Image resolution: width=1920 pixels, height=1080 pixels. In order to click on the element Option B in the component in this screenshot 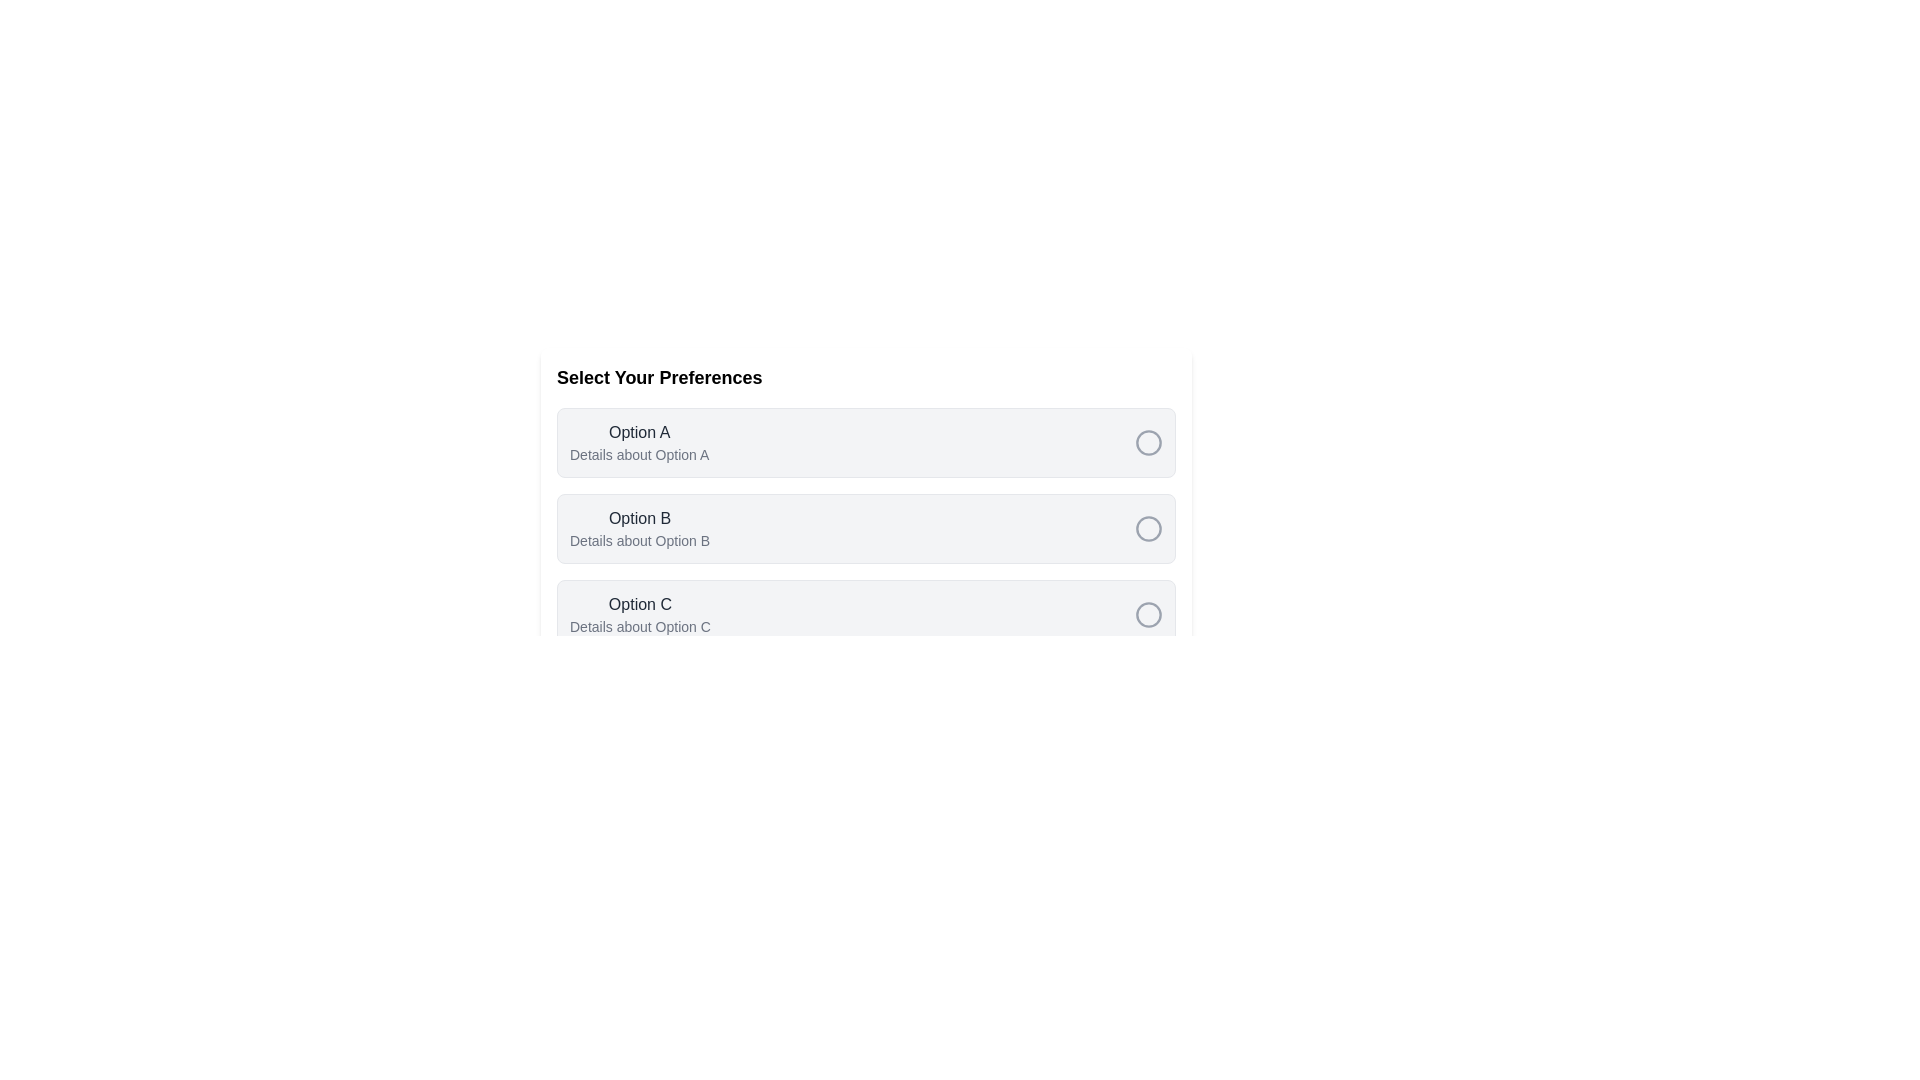, I will do `click(640, 527)`.